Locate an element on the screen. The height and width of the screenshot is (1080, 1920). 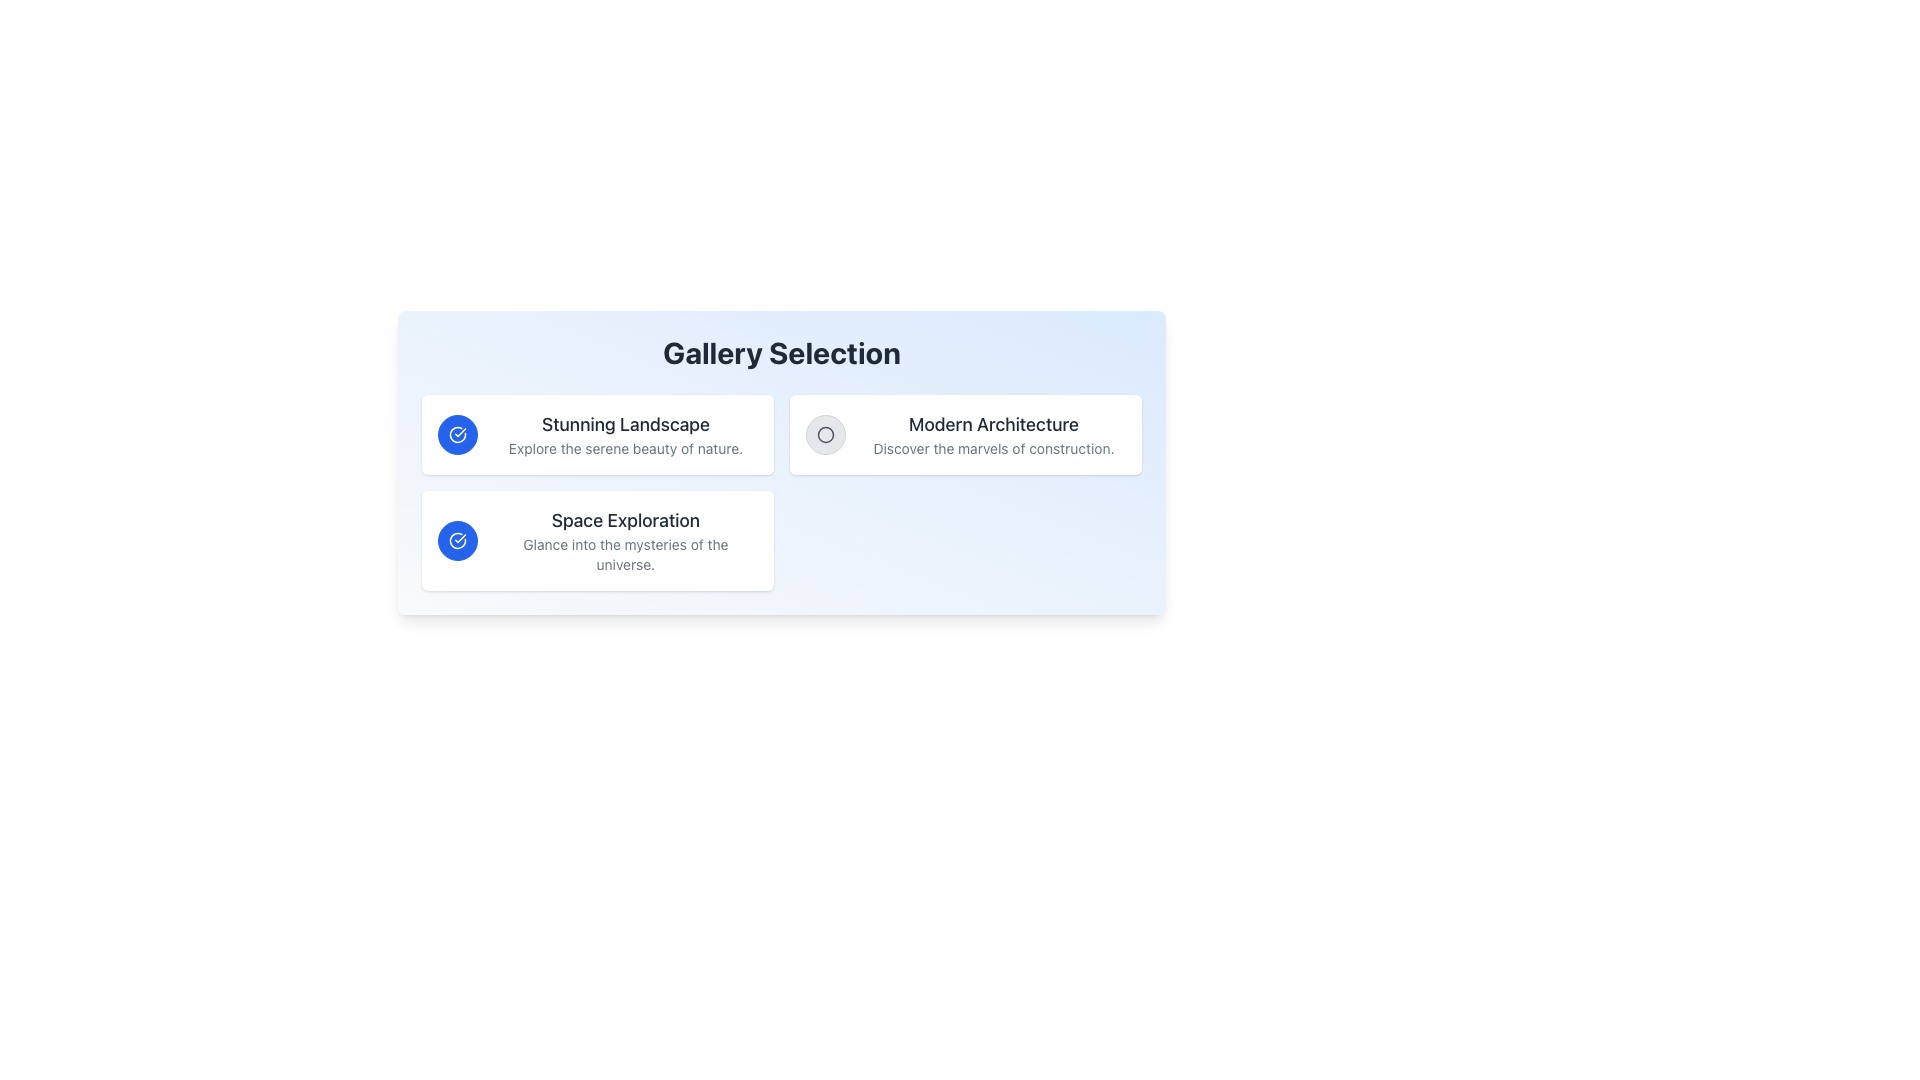
the 'Stunning Landscape' selectable option button, which features a blue circular checkmark icon and bold dark text is located at coordinates (597, 434).